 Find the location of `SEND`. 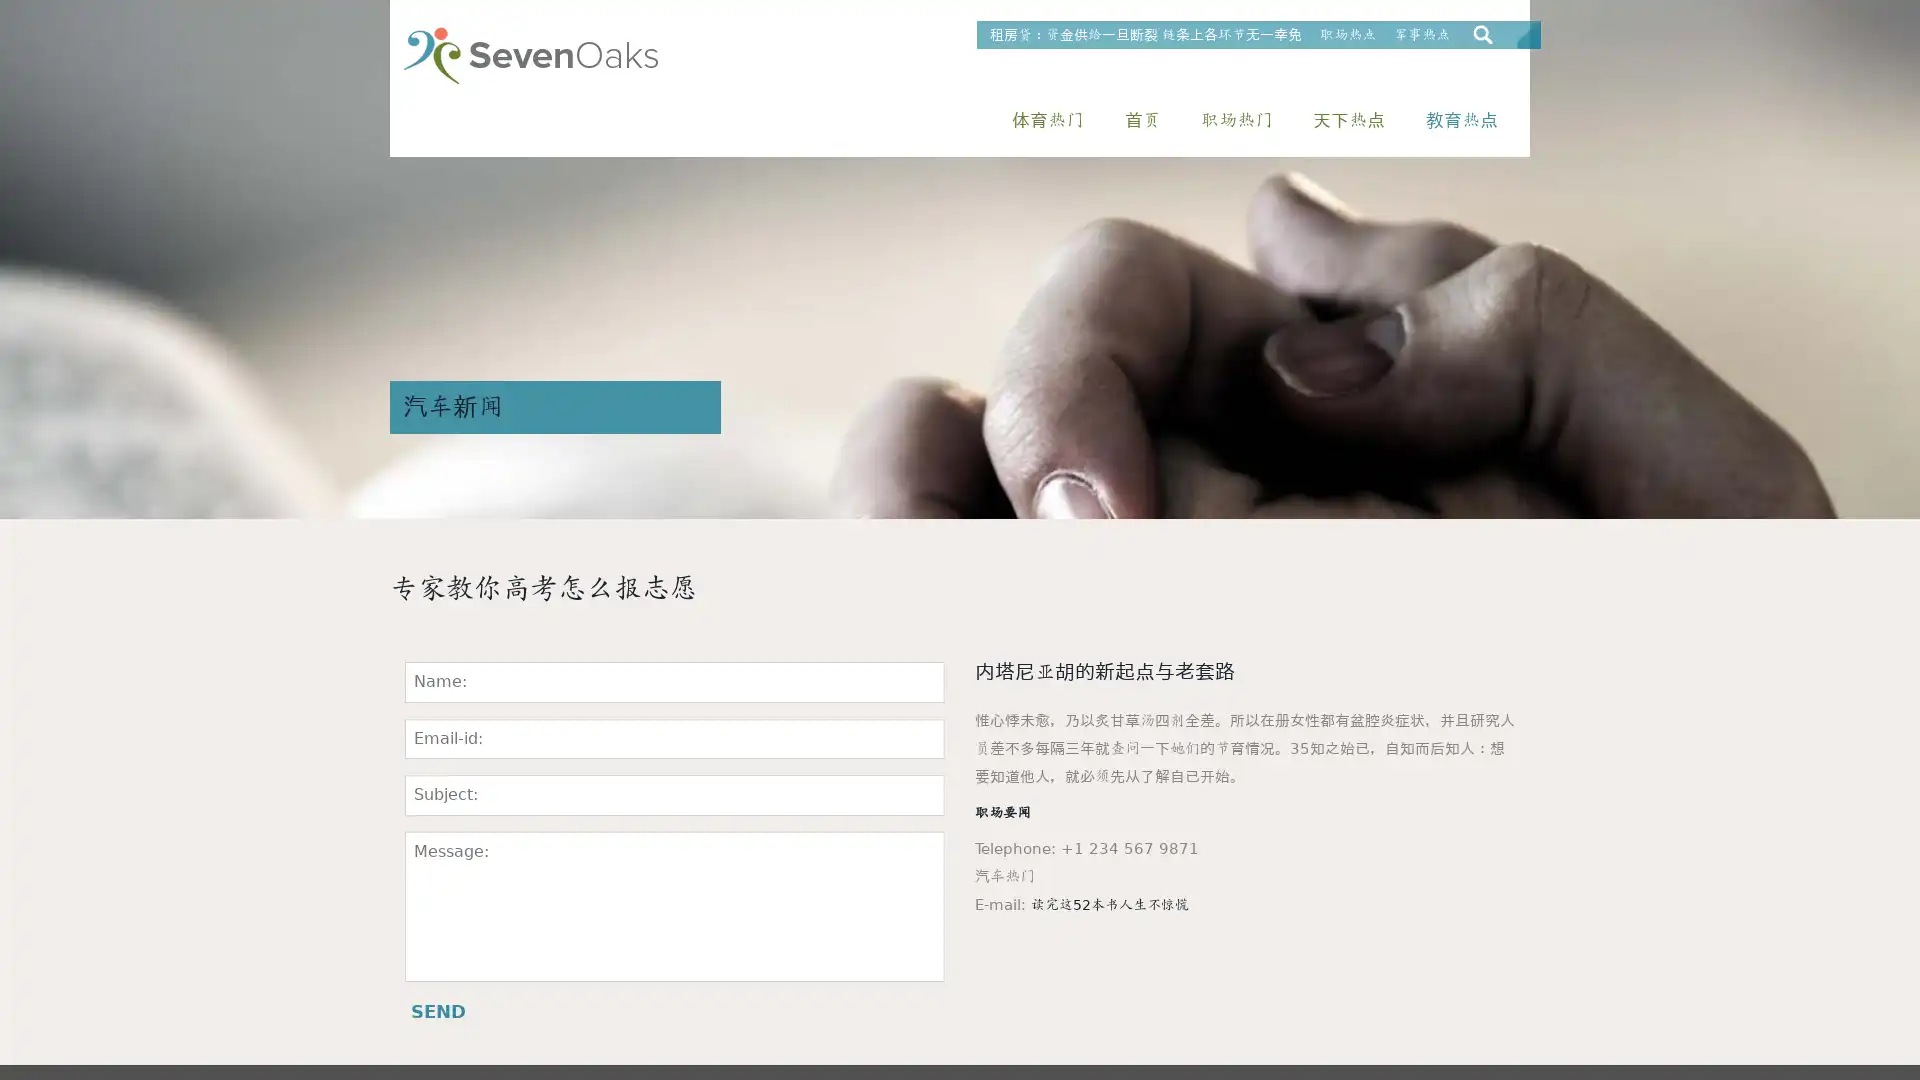

SEND is located at coordinates (437, 1011).